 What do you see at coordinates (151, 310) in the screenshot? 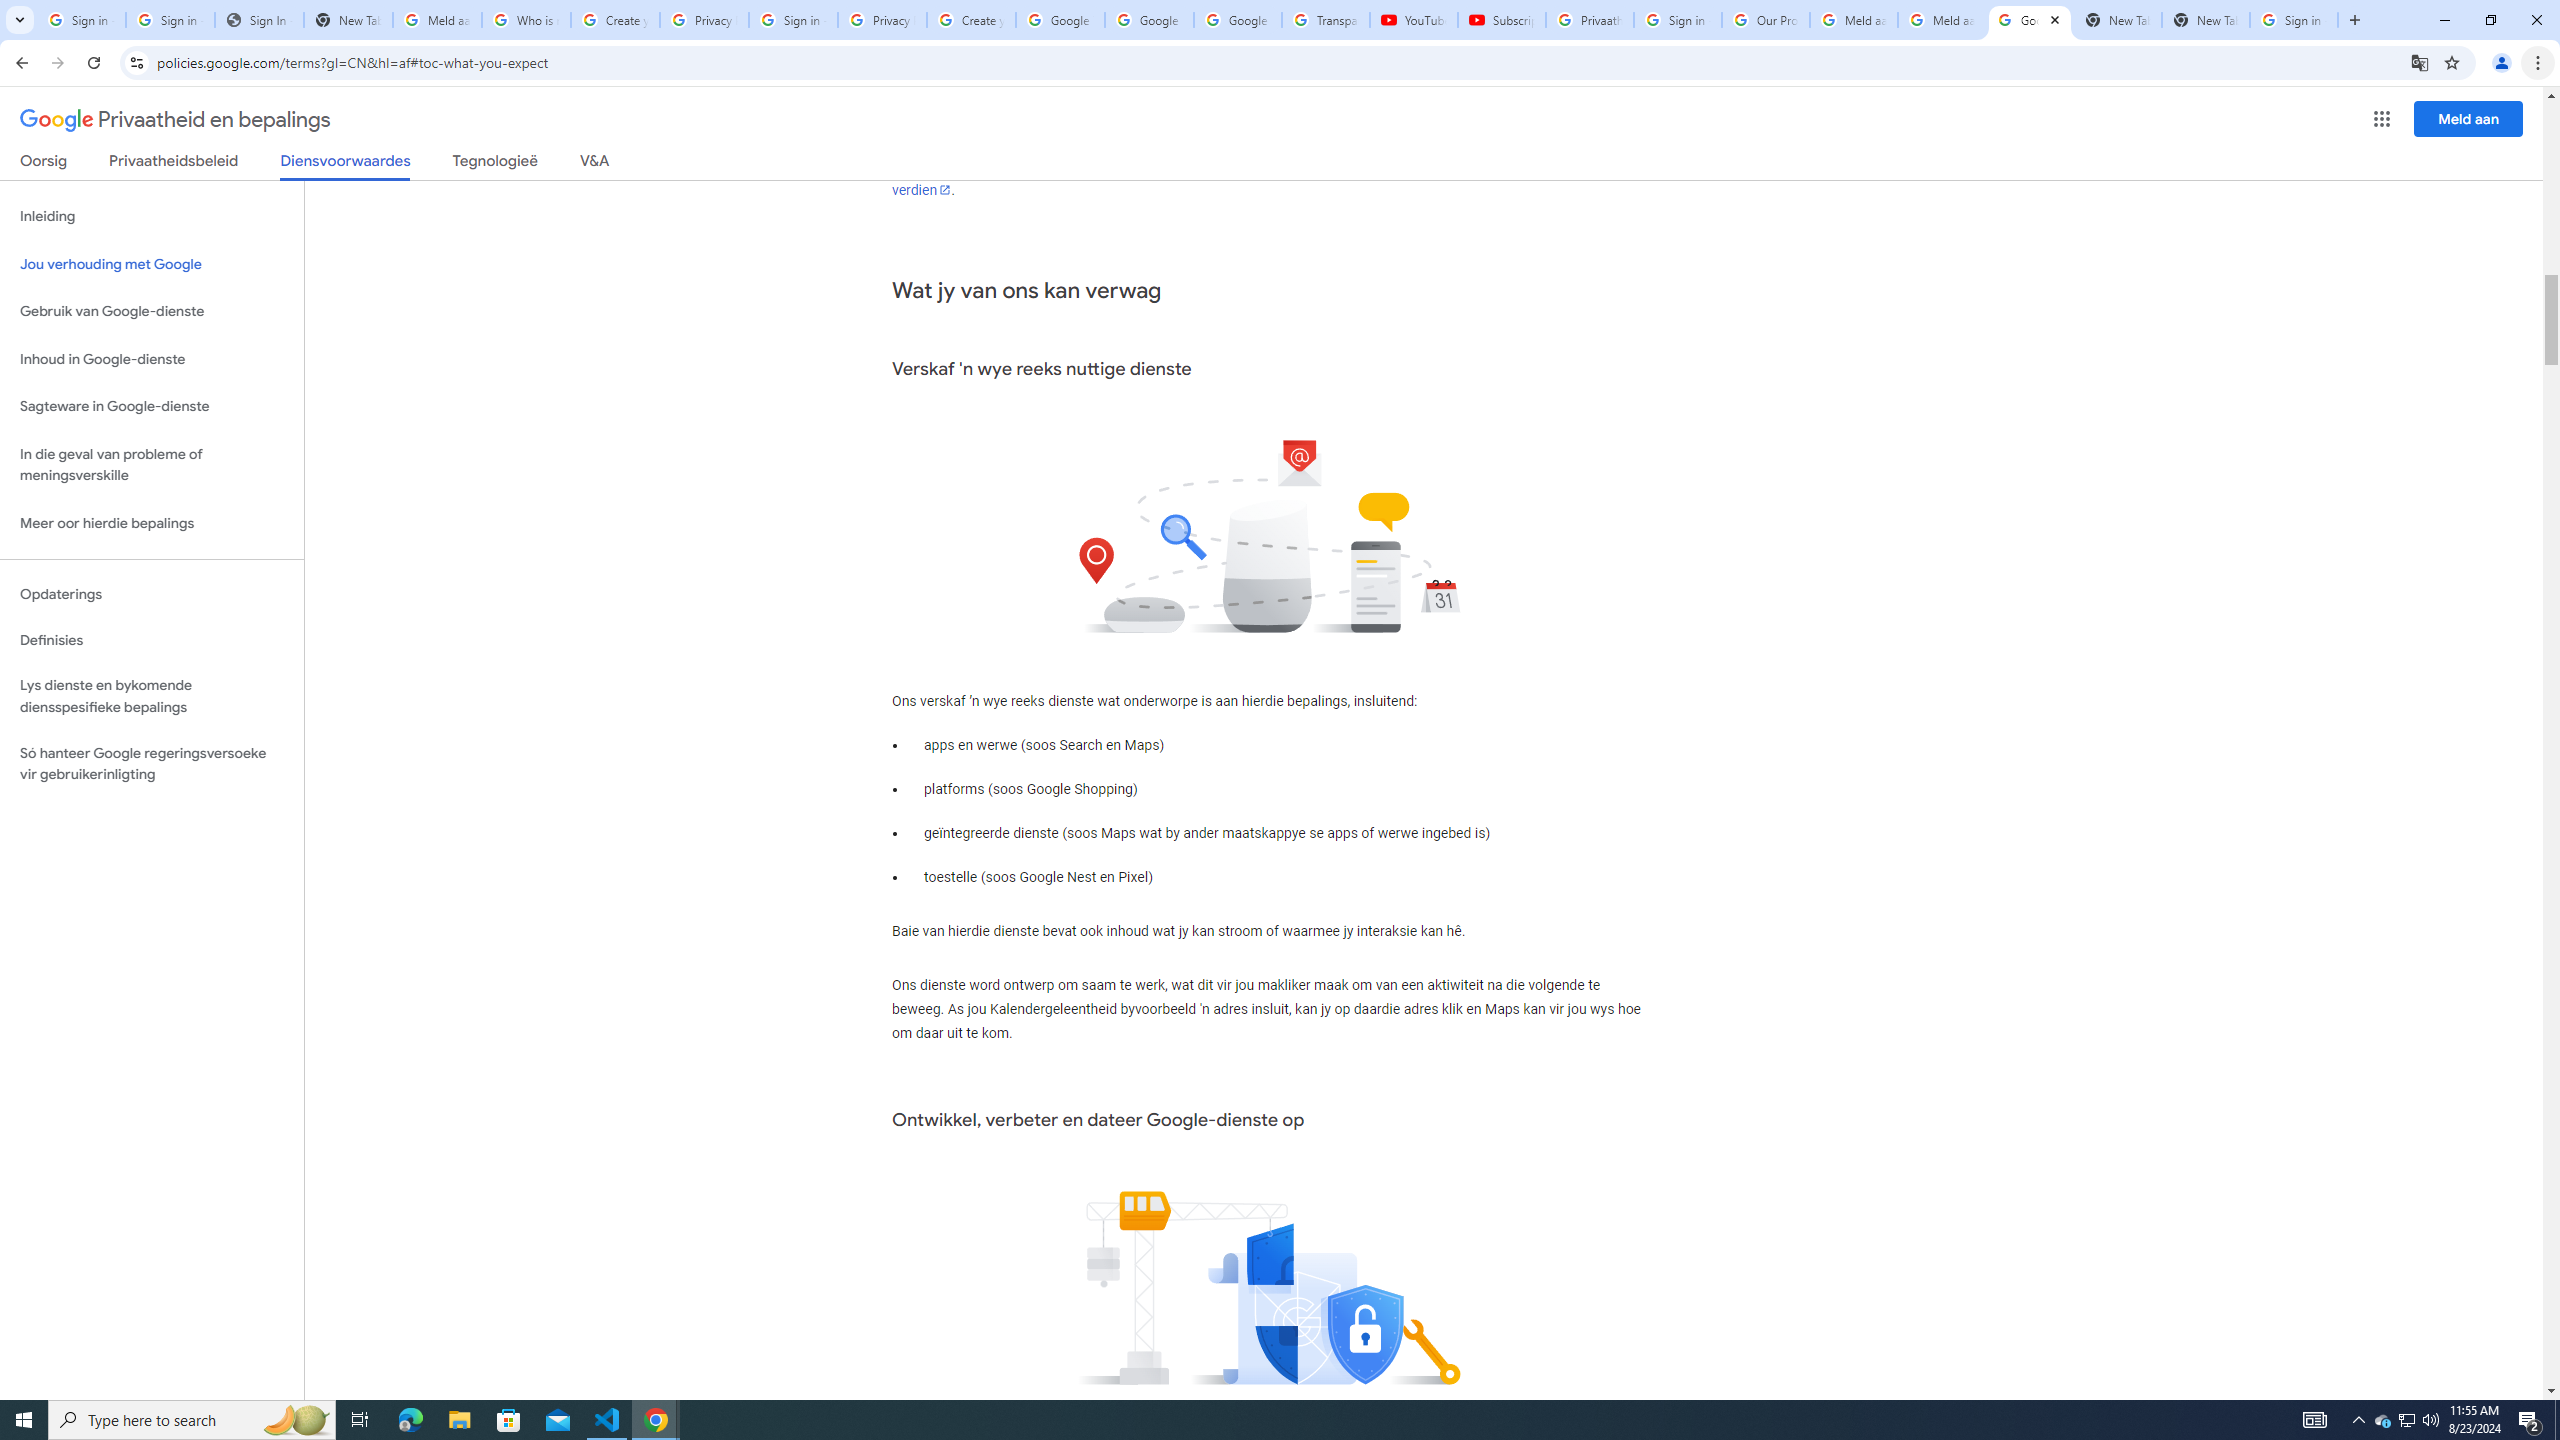
I see `'Gebruik van Google-dienste'` at bounding box center [151, 310].